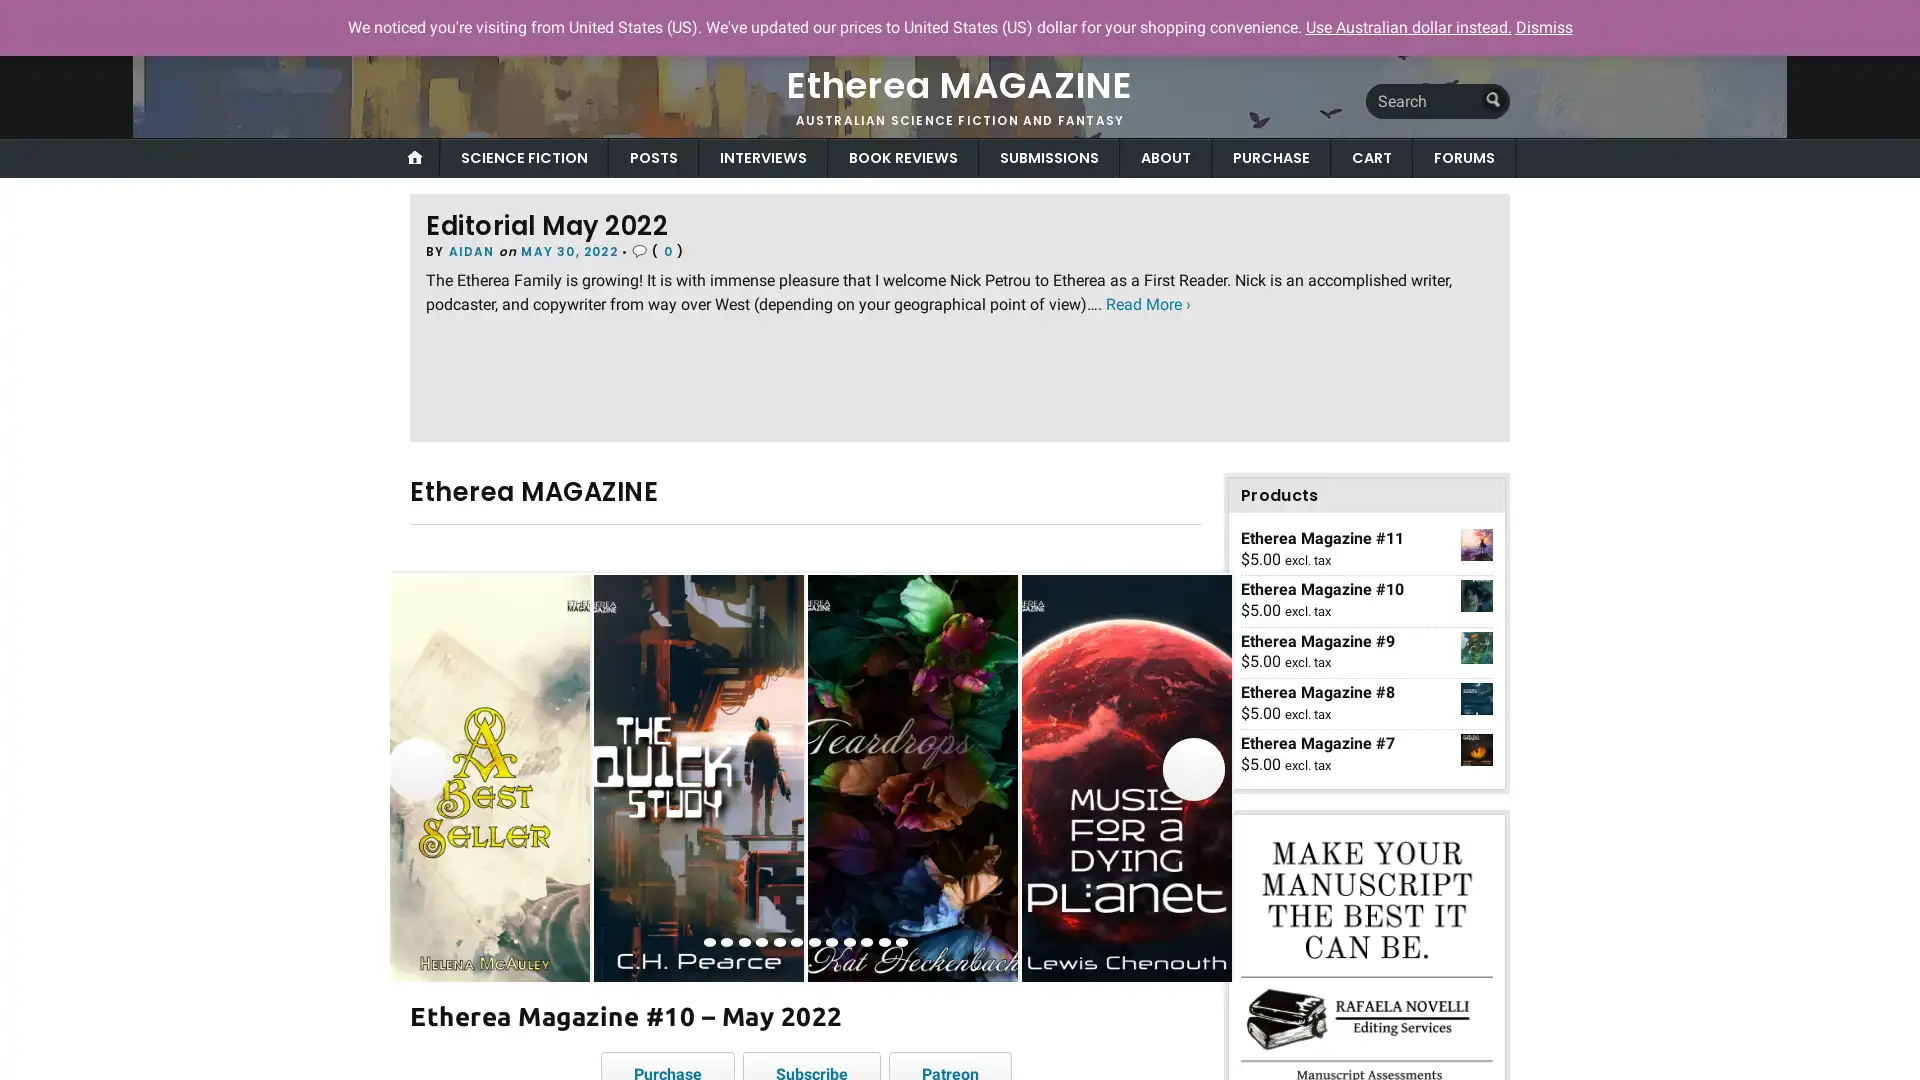 This screenshot has height=1080, width=1920. Describe the element at coordinates (795, 941) in the screenshot. I see `view image 6 of 12 in carousel` at that location.